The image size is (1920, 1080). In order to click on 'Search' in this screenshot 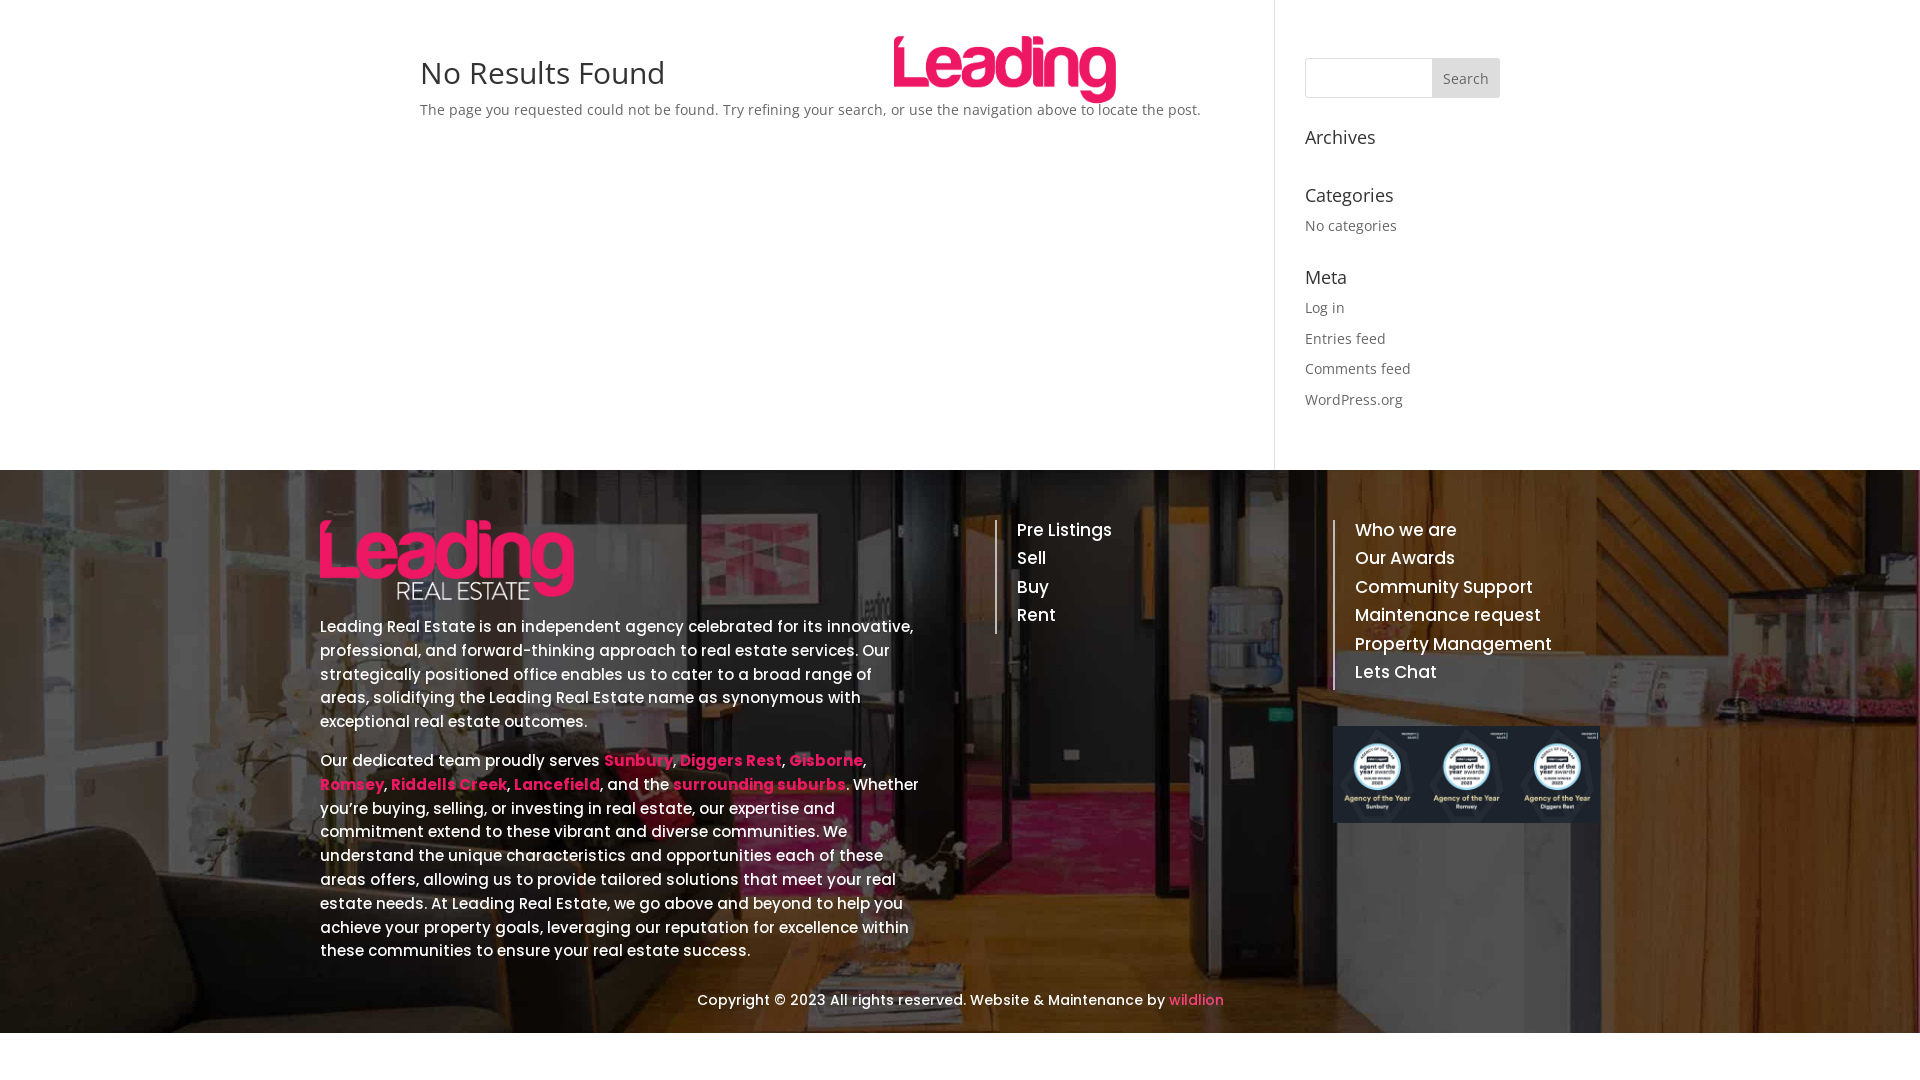, I will do `click(1465, 76)`.